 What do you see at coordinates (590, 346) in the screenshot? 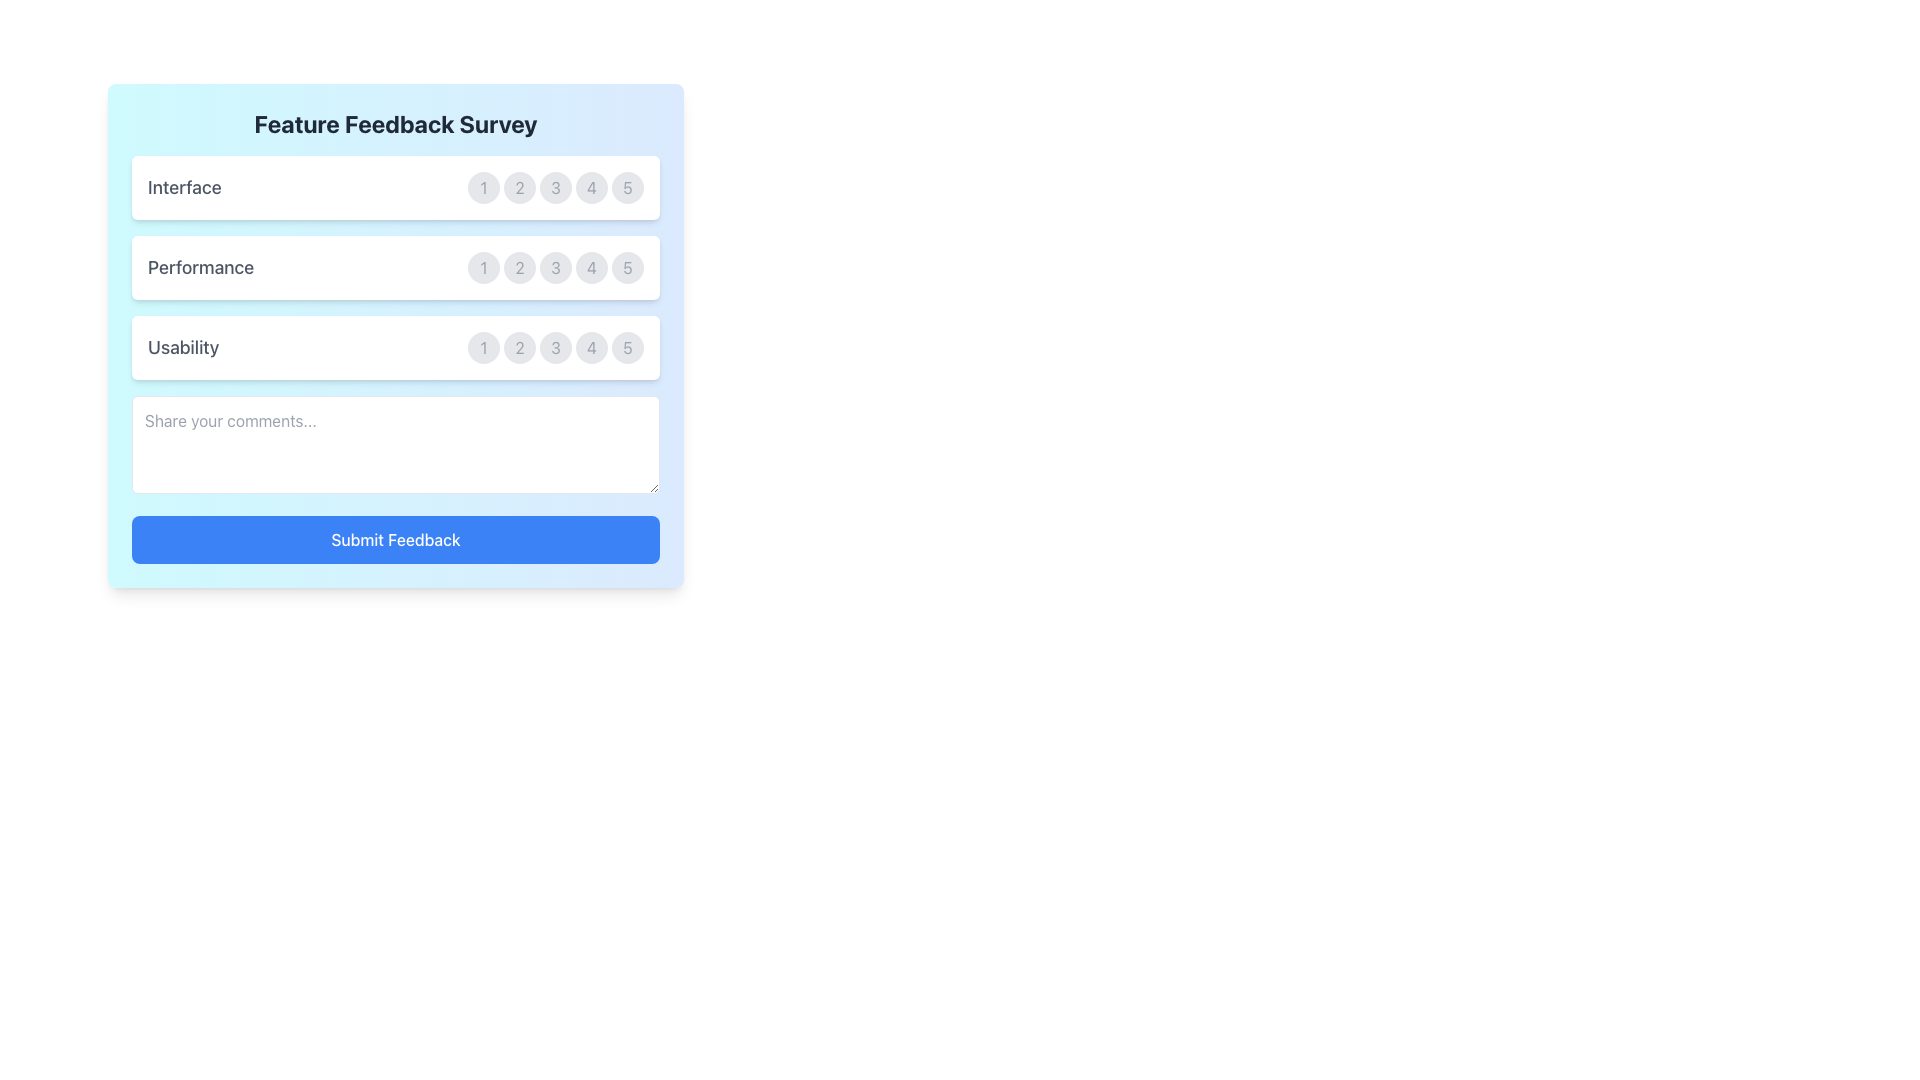
I see `the circular button with the number '4' and light gray background to activate its hover effects` at bounding box center [590, 346].